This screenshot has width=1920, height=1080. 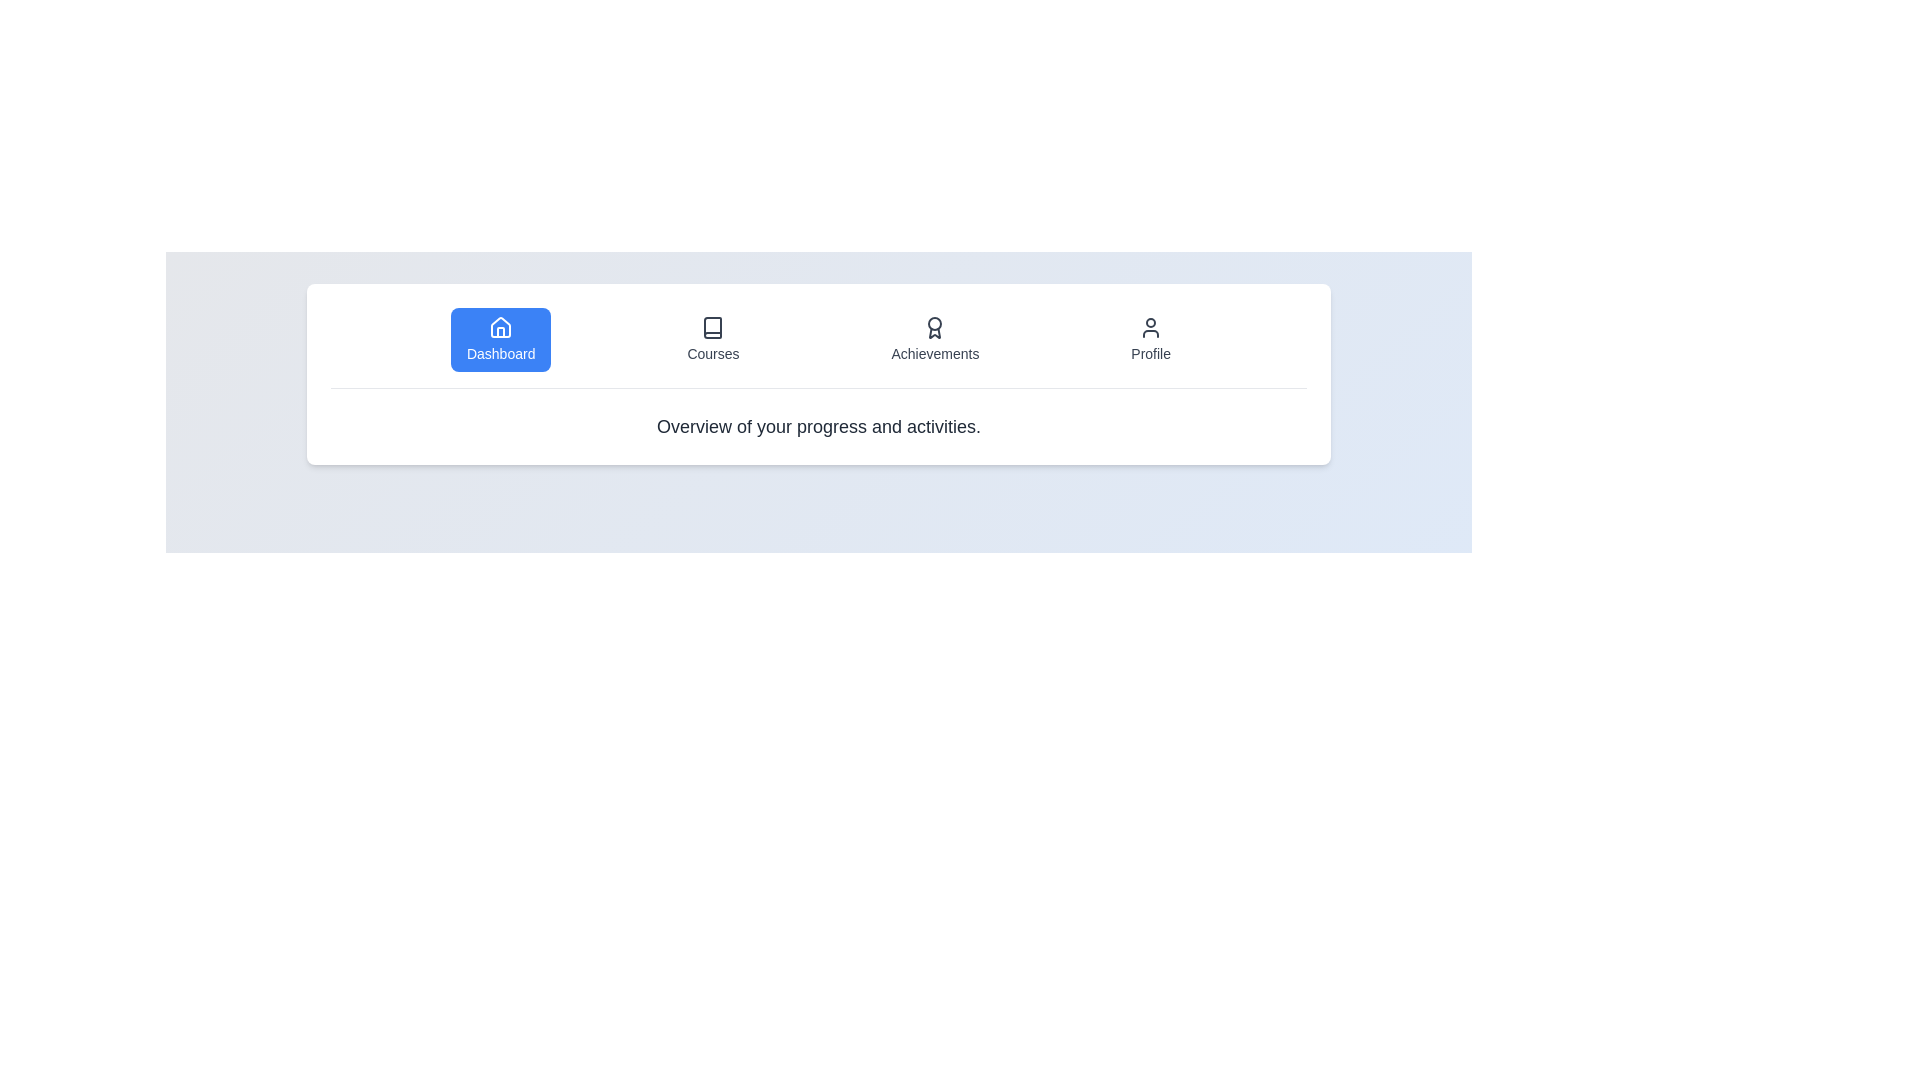 What do you see at coordinates (713, 353) in the screenshot?
I see `text label that indicates the courses option in the navigation menu, located below the book icon and centered as the second item from the left` at bounding box center [713, 353].